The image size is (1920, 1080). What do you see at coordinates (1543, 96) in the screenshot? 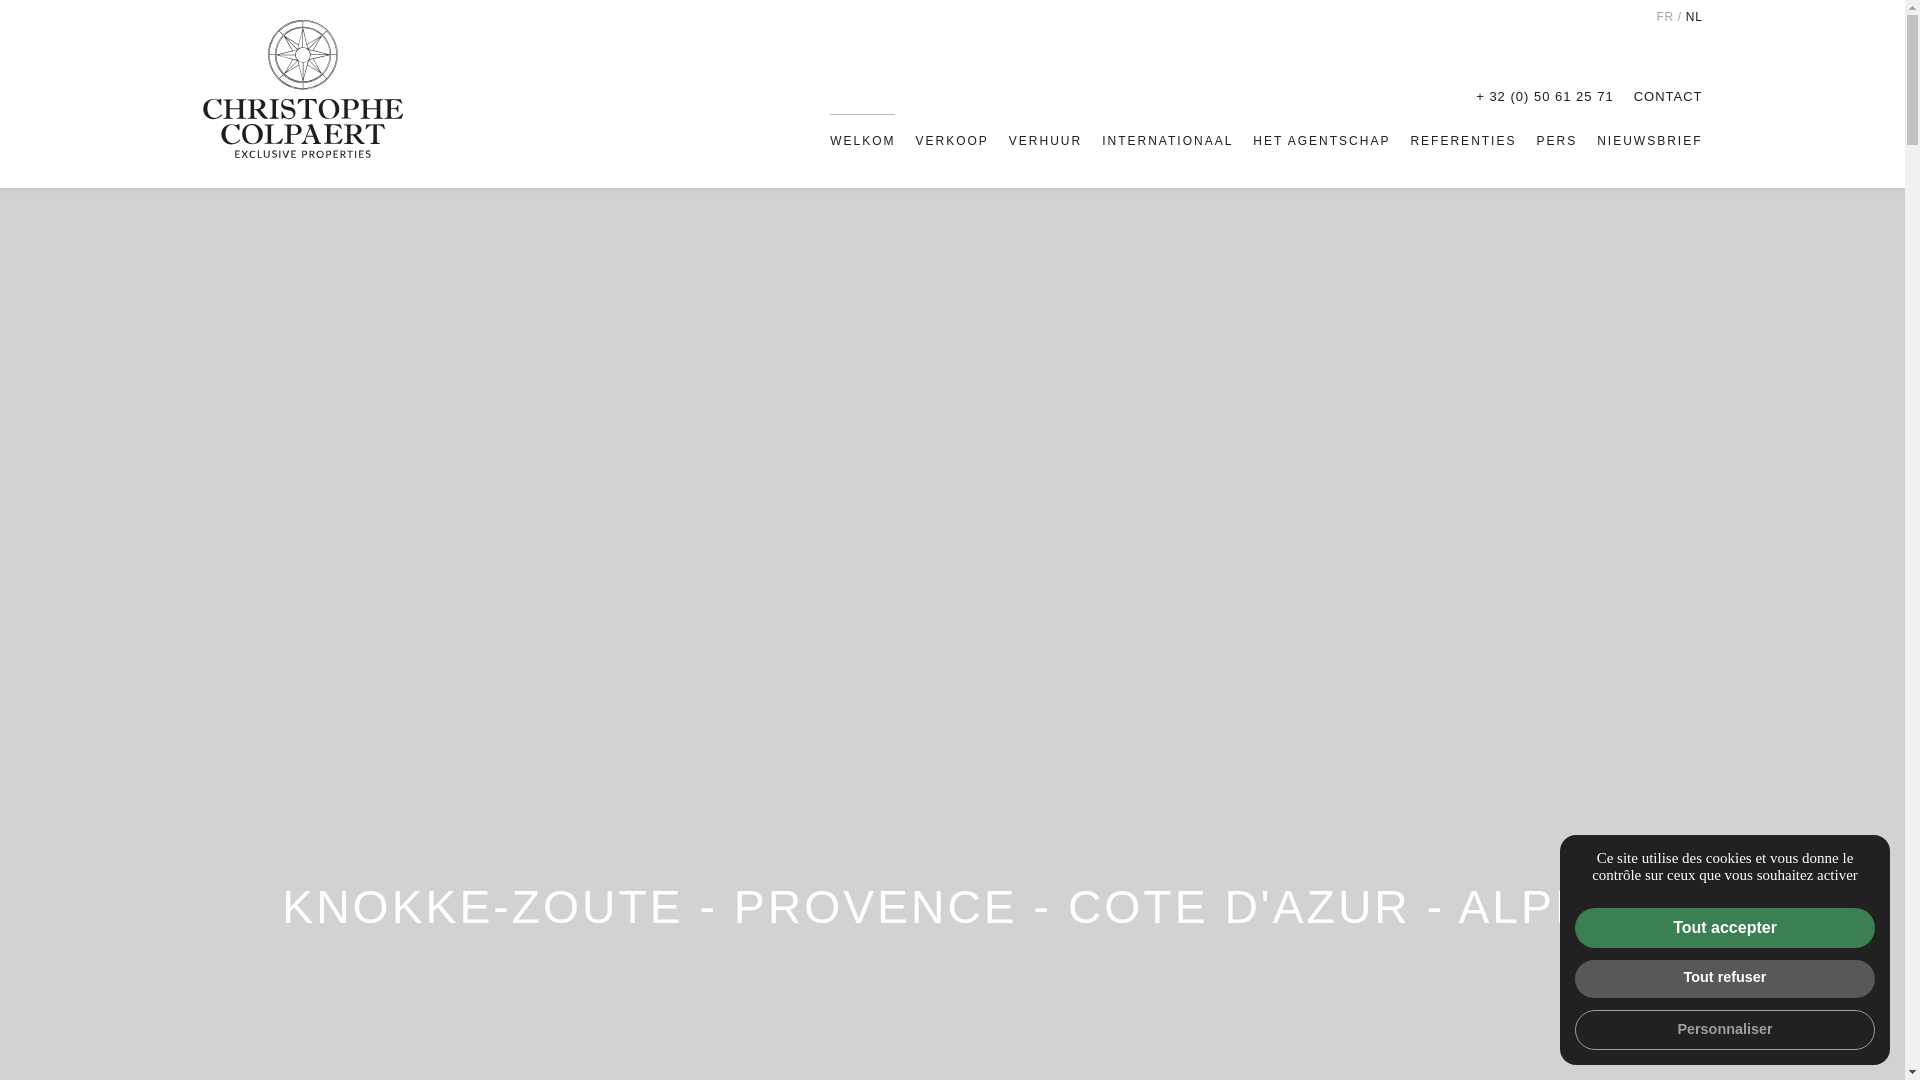
I see `'+ 32 (0) 50 61 25 71'` at bounding box center [1543, 96].